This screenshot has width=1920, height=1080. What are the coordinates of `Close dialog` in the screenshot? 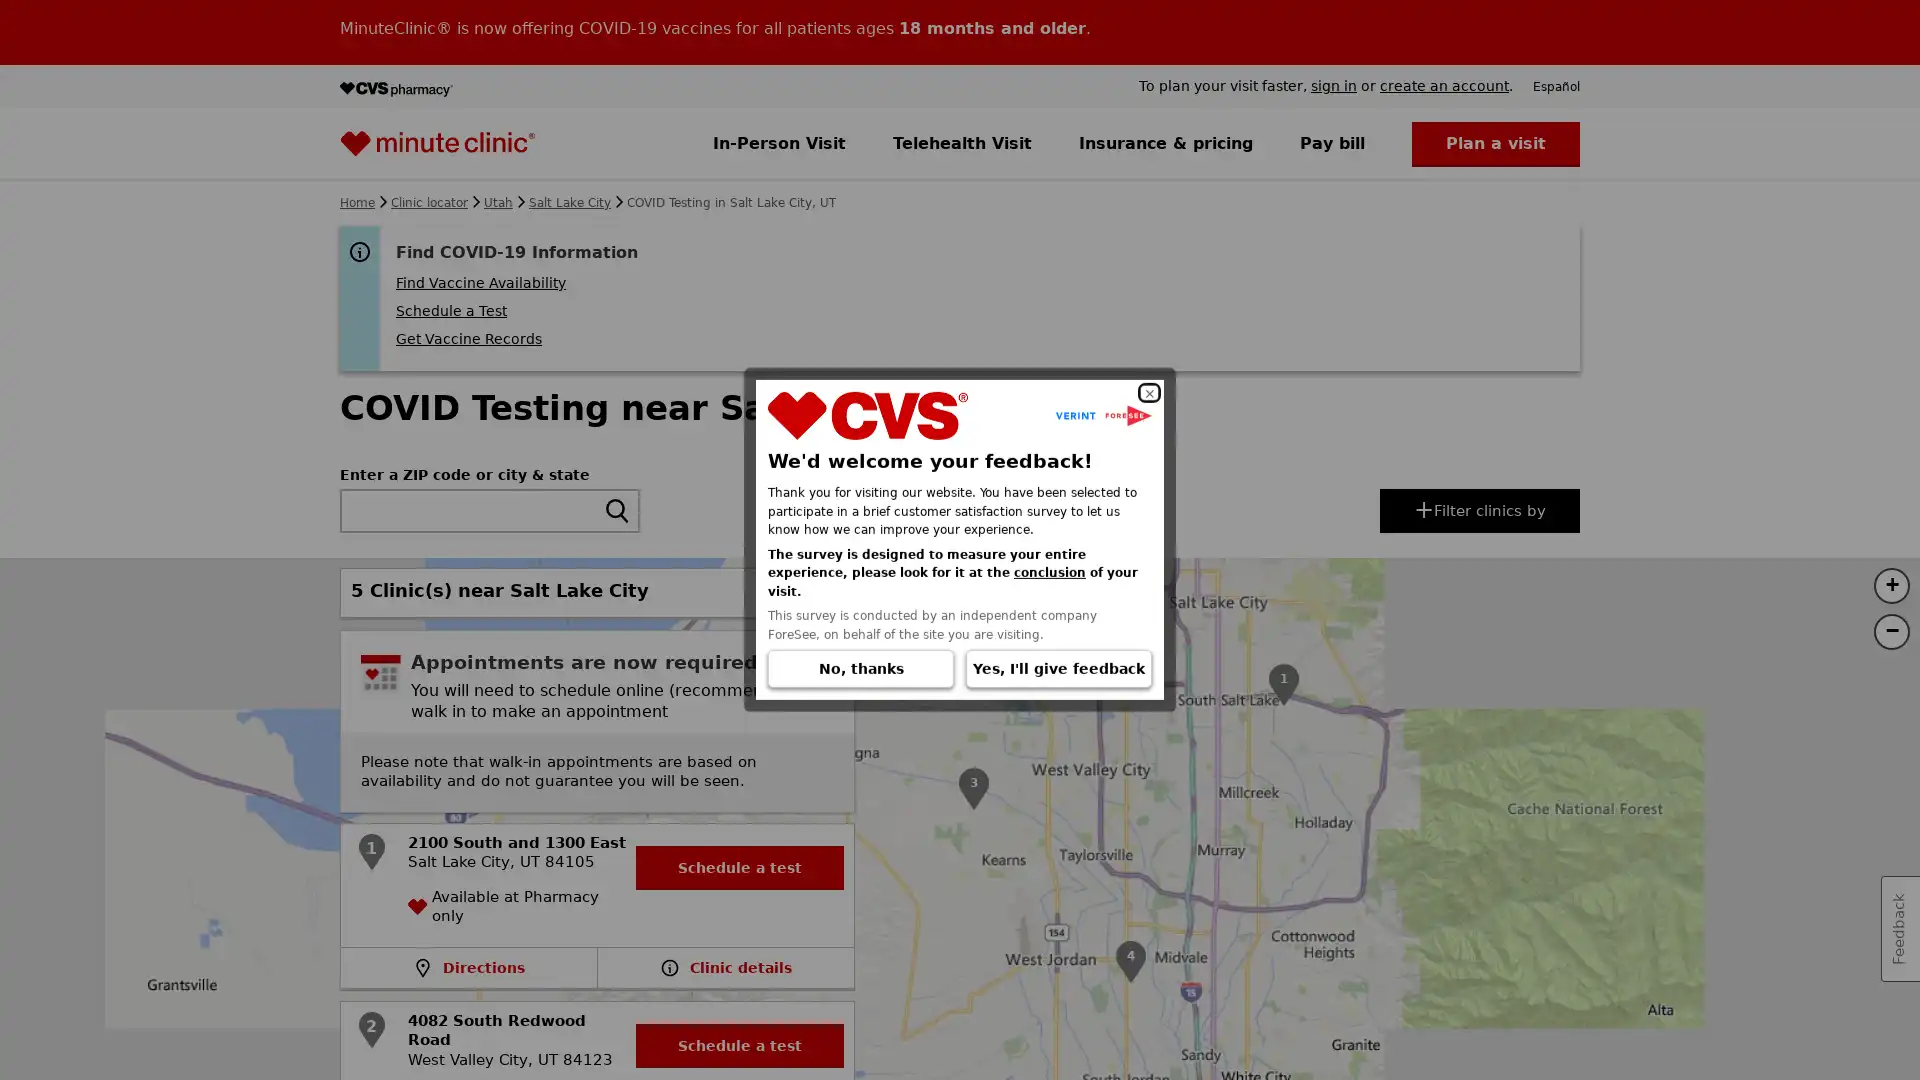 It's located at (1148, 392).